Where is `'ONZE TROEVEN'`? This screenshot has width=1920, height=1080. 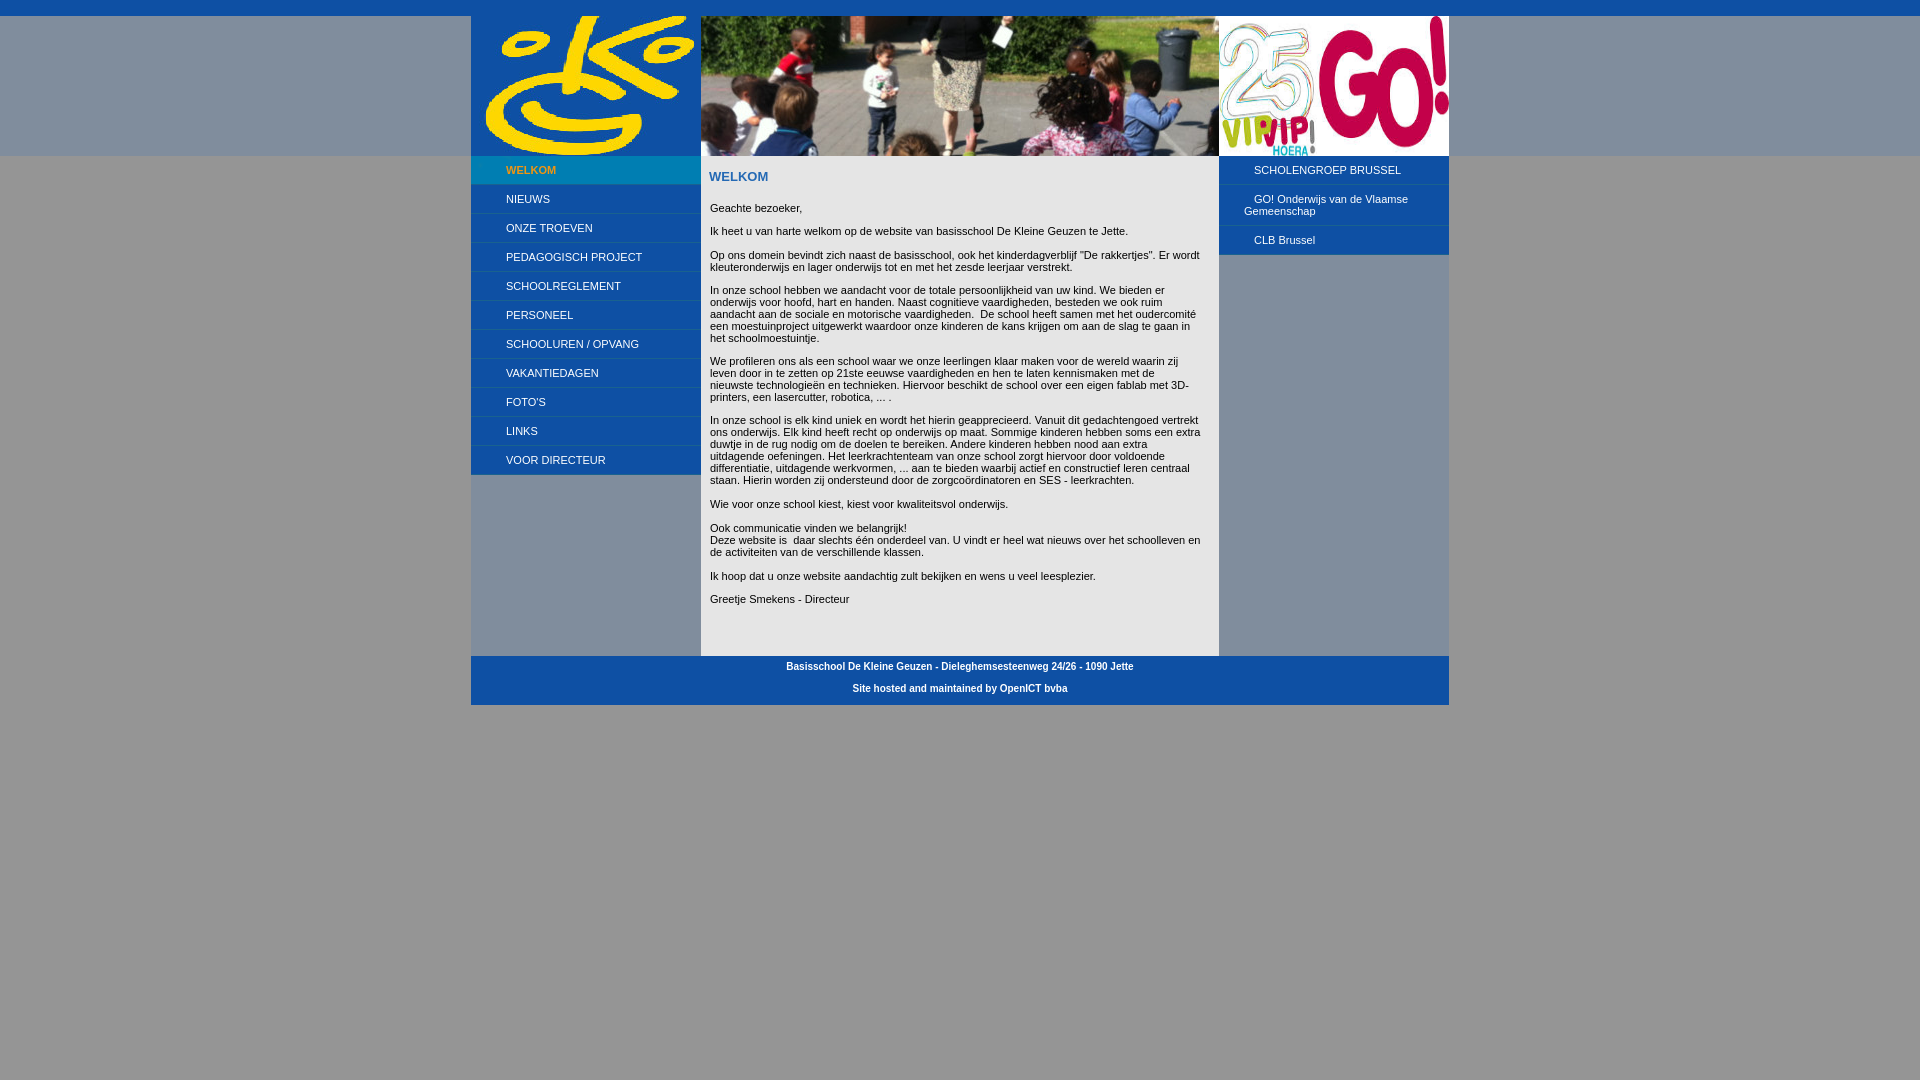 'ONZE TROEVEN' is located at coordinates (469, 227).